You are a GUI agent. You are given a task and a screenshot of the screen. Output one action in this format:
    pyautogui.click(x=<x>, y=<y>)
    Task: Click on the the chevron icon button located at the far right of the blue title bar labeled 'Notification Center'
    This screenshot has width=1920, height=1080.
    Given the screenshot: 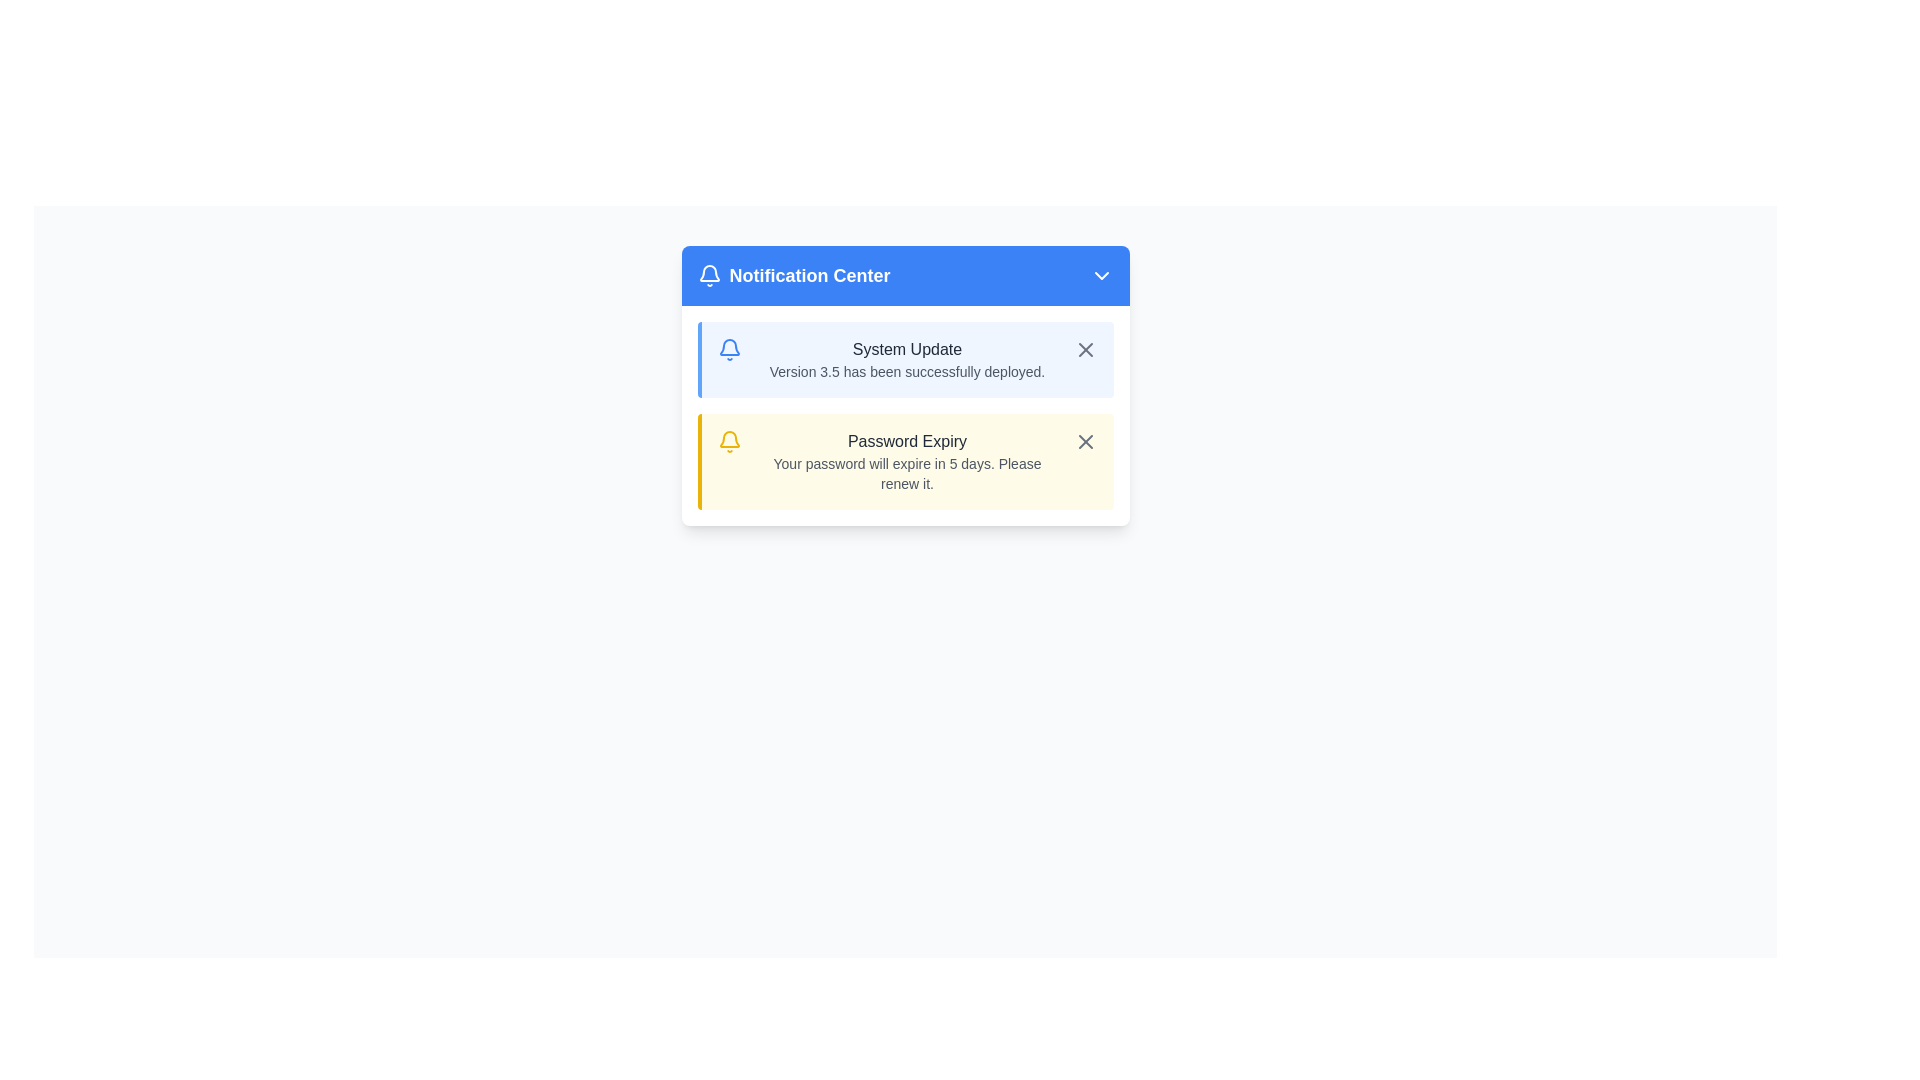 What is the action you would take?
    pyautogui.click(x=1100, y=276)
    